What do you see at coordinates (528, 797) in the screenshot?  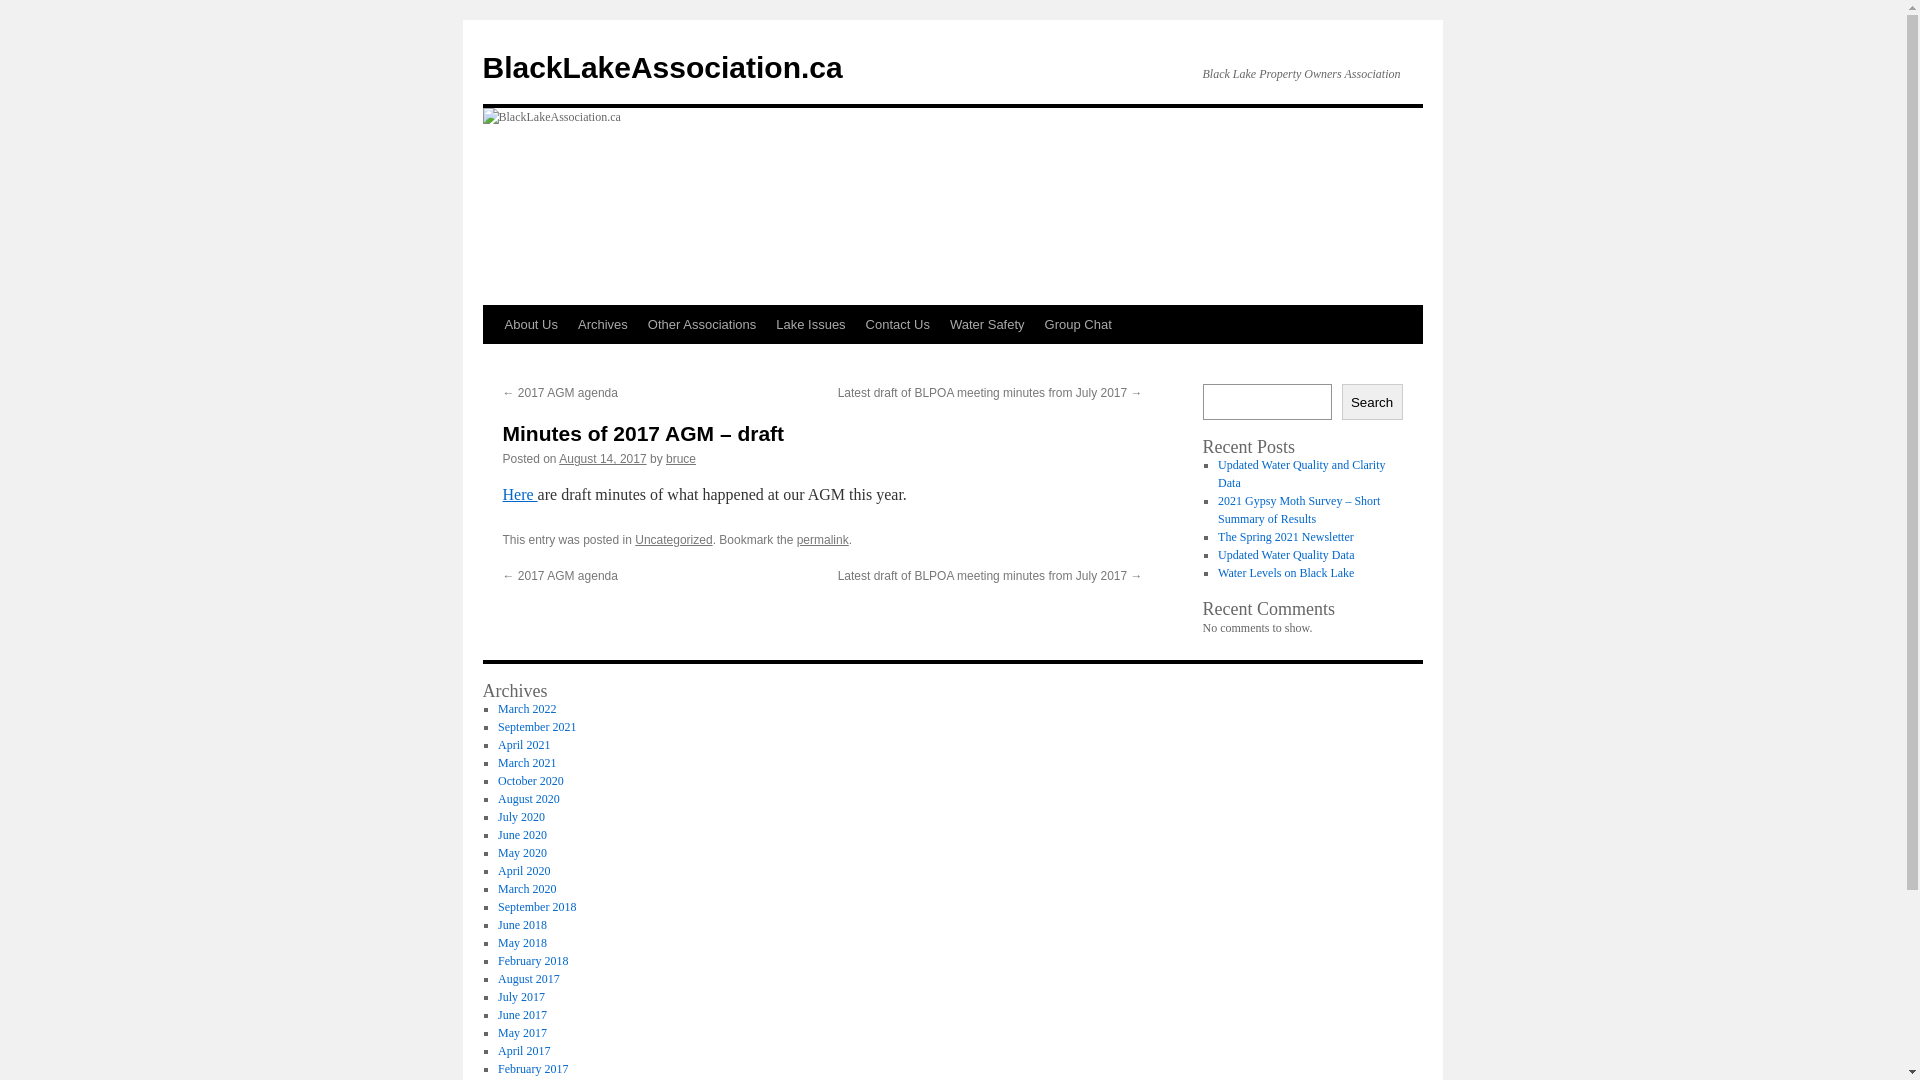 I see `'August 2020'` at bounding box center [528, 797].